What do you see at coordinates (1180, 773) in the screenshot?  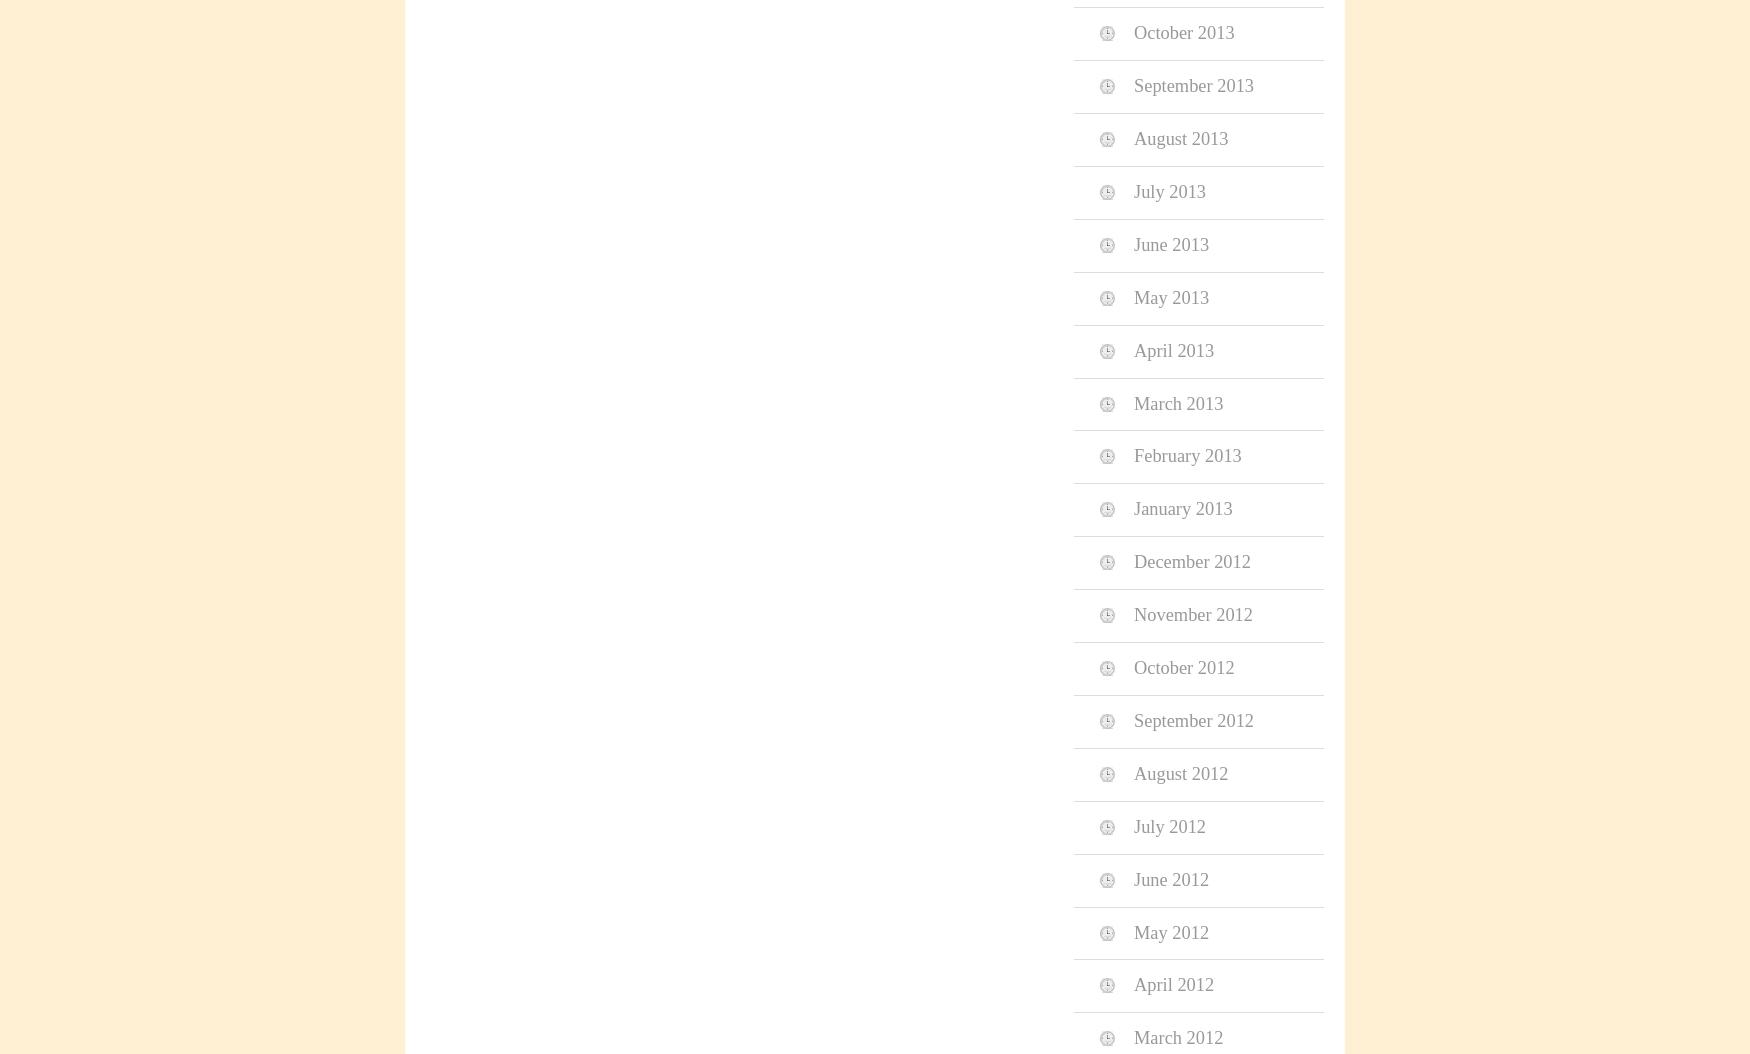 I see `'August 2012'` at bounding box center [1180, 773].